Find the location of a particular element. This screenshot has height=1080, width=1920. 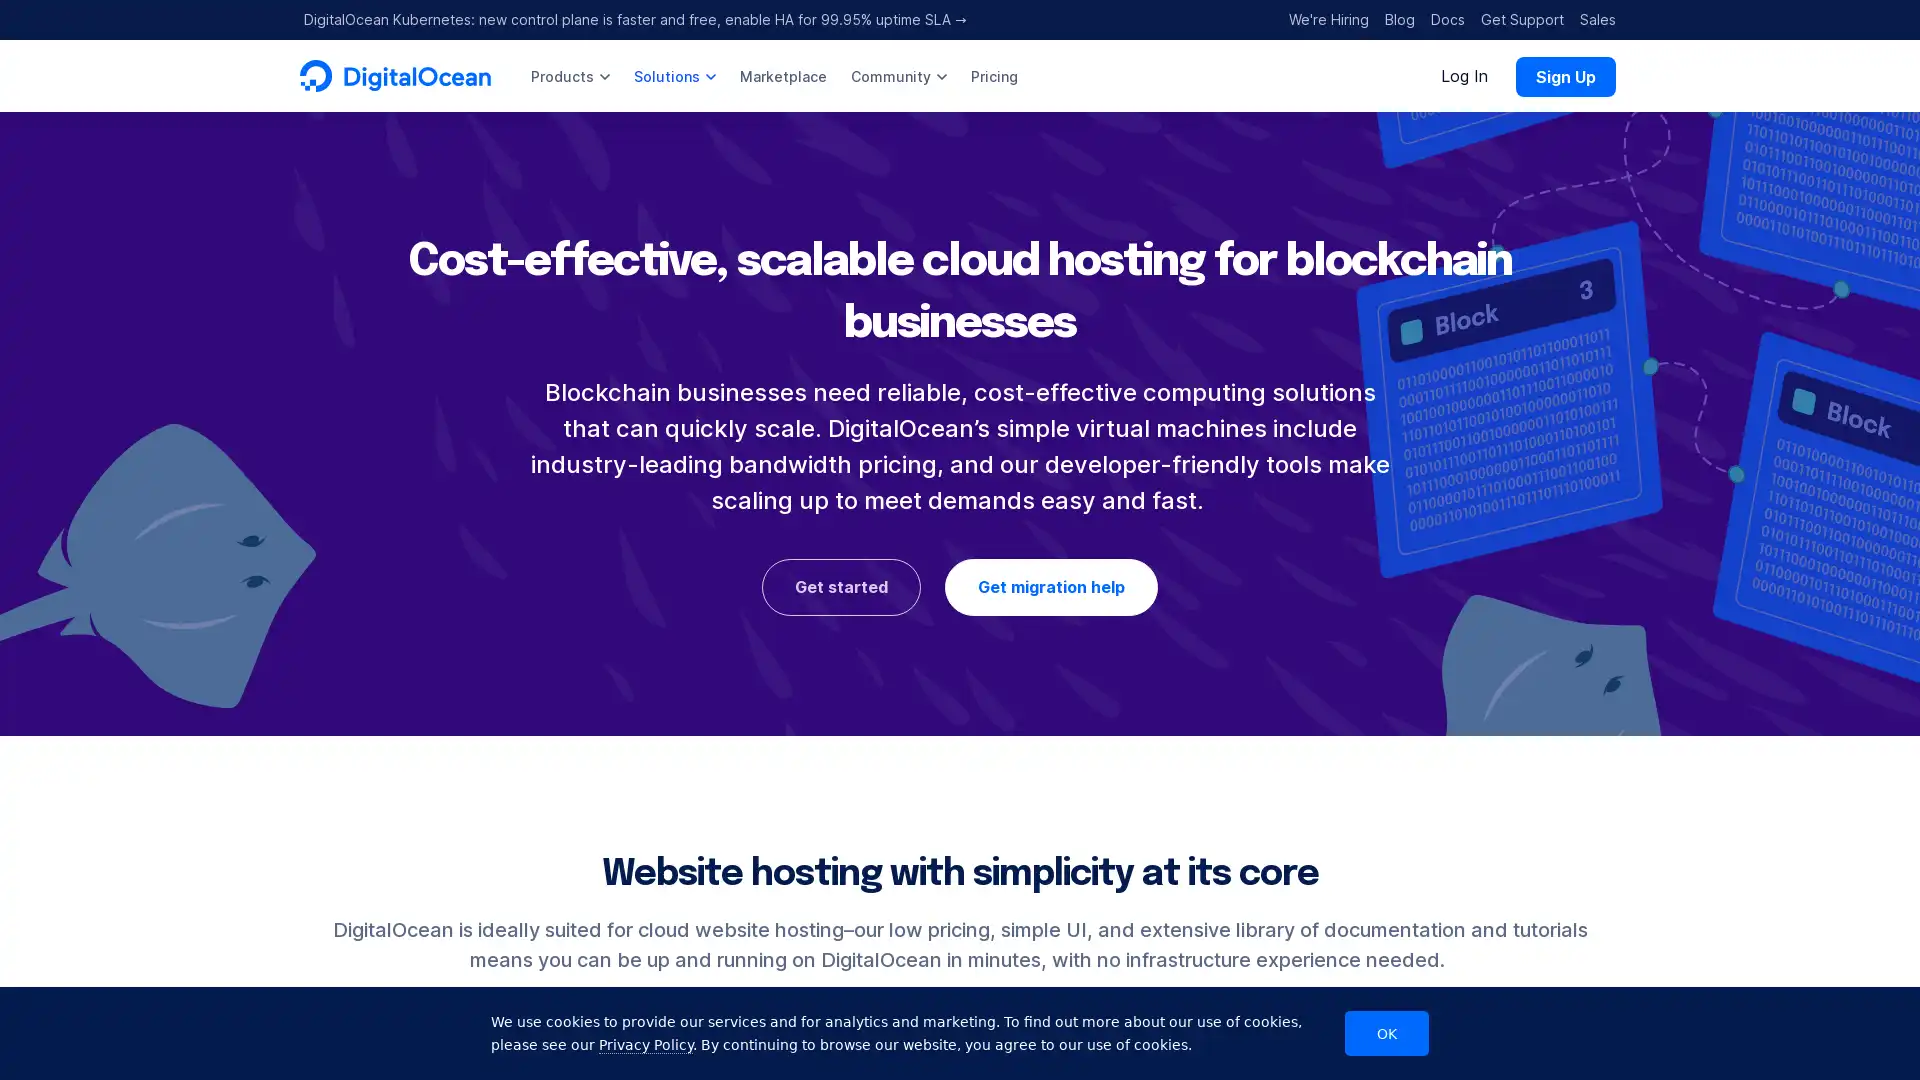

Products is located at coordinates (569, 75).